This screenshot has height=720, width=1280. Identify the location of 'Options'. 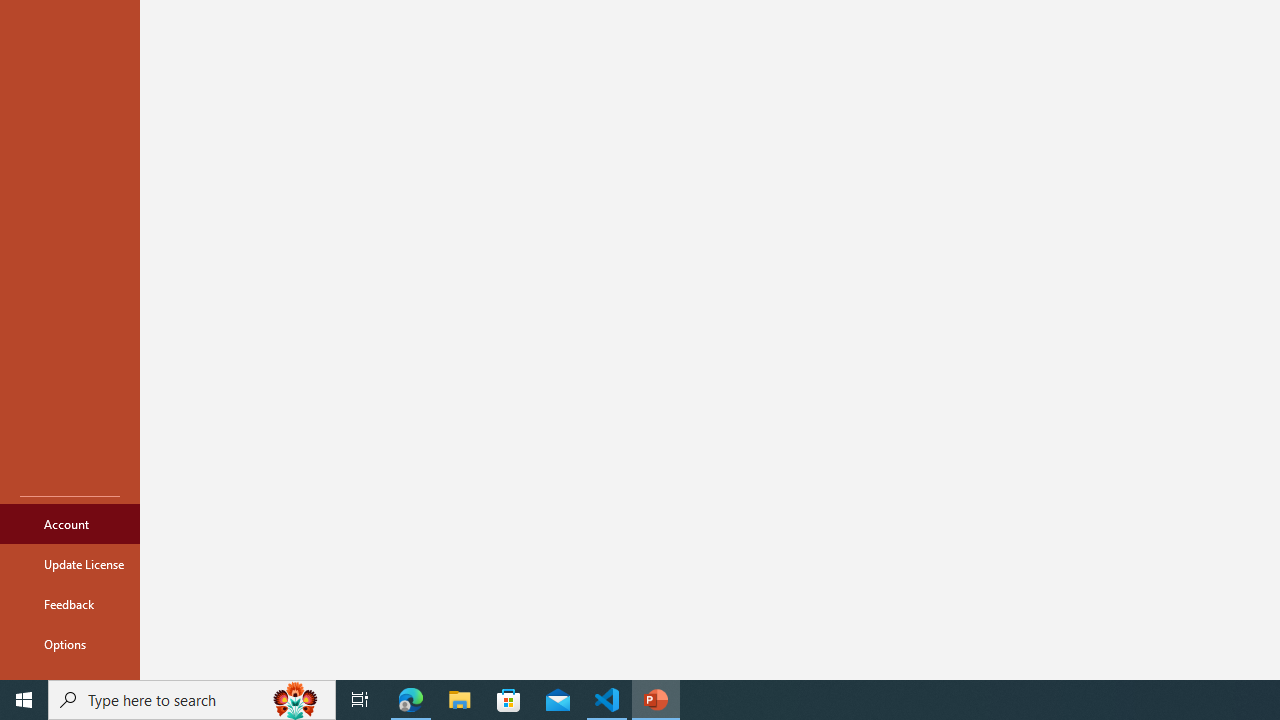
(69, 644).